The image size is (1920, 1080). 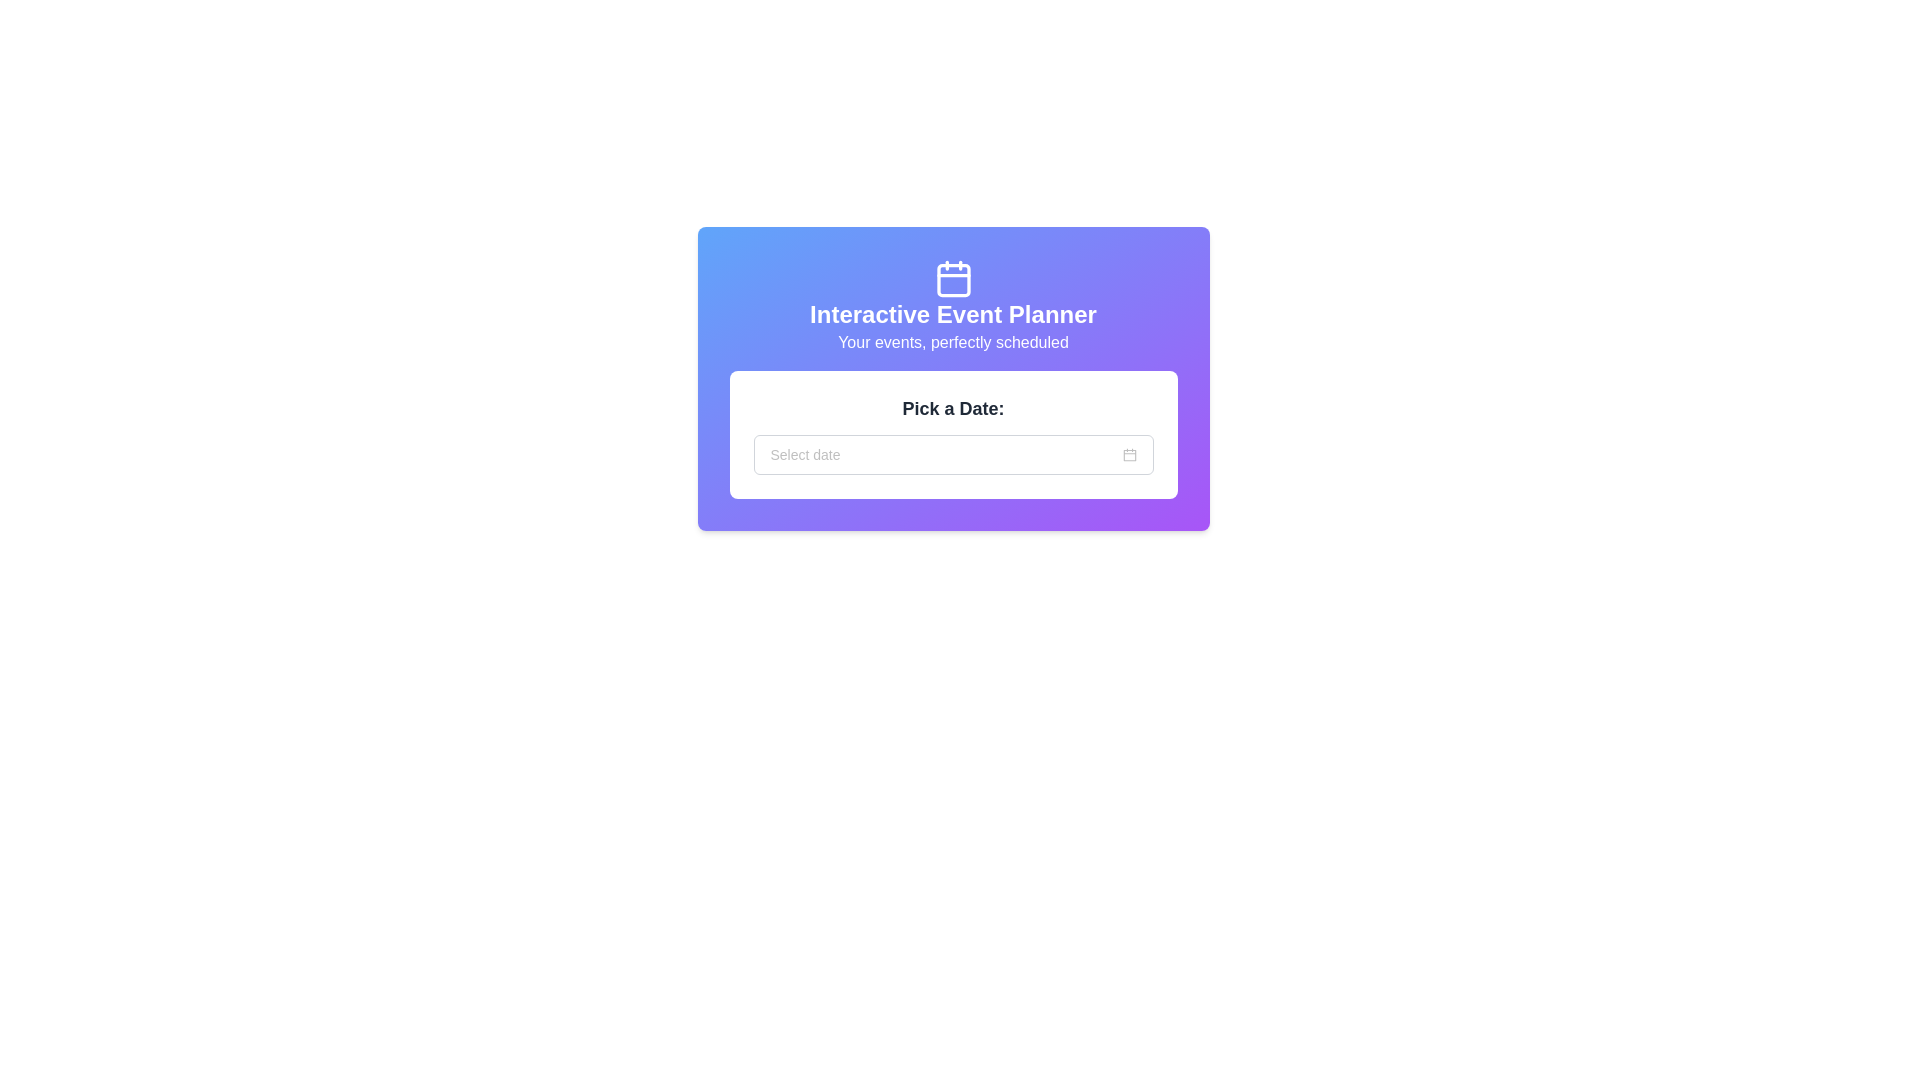 What do you see at coordinates (1129, 455) in the screenshot?
I see `the calendar icon located to the right of the date input field in the interactive date picker interface` at bounding box center [1129, 455].